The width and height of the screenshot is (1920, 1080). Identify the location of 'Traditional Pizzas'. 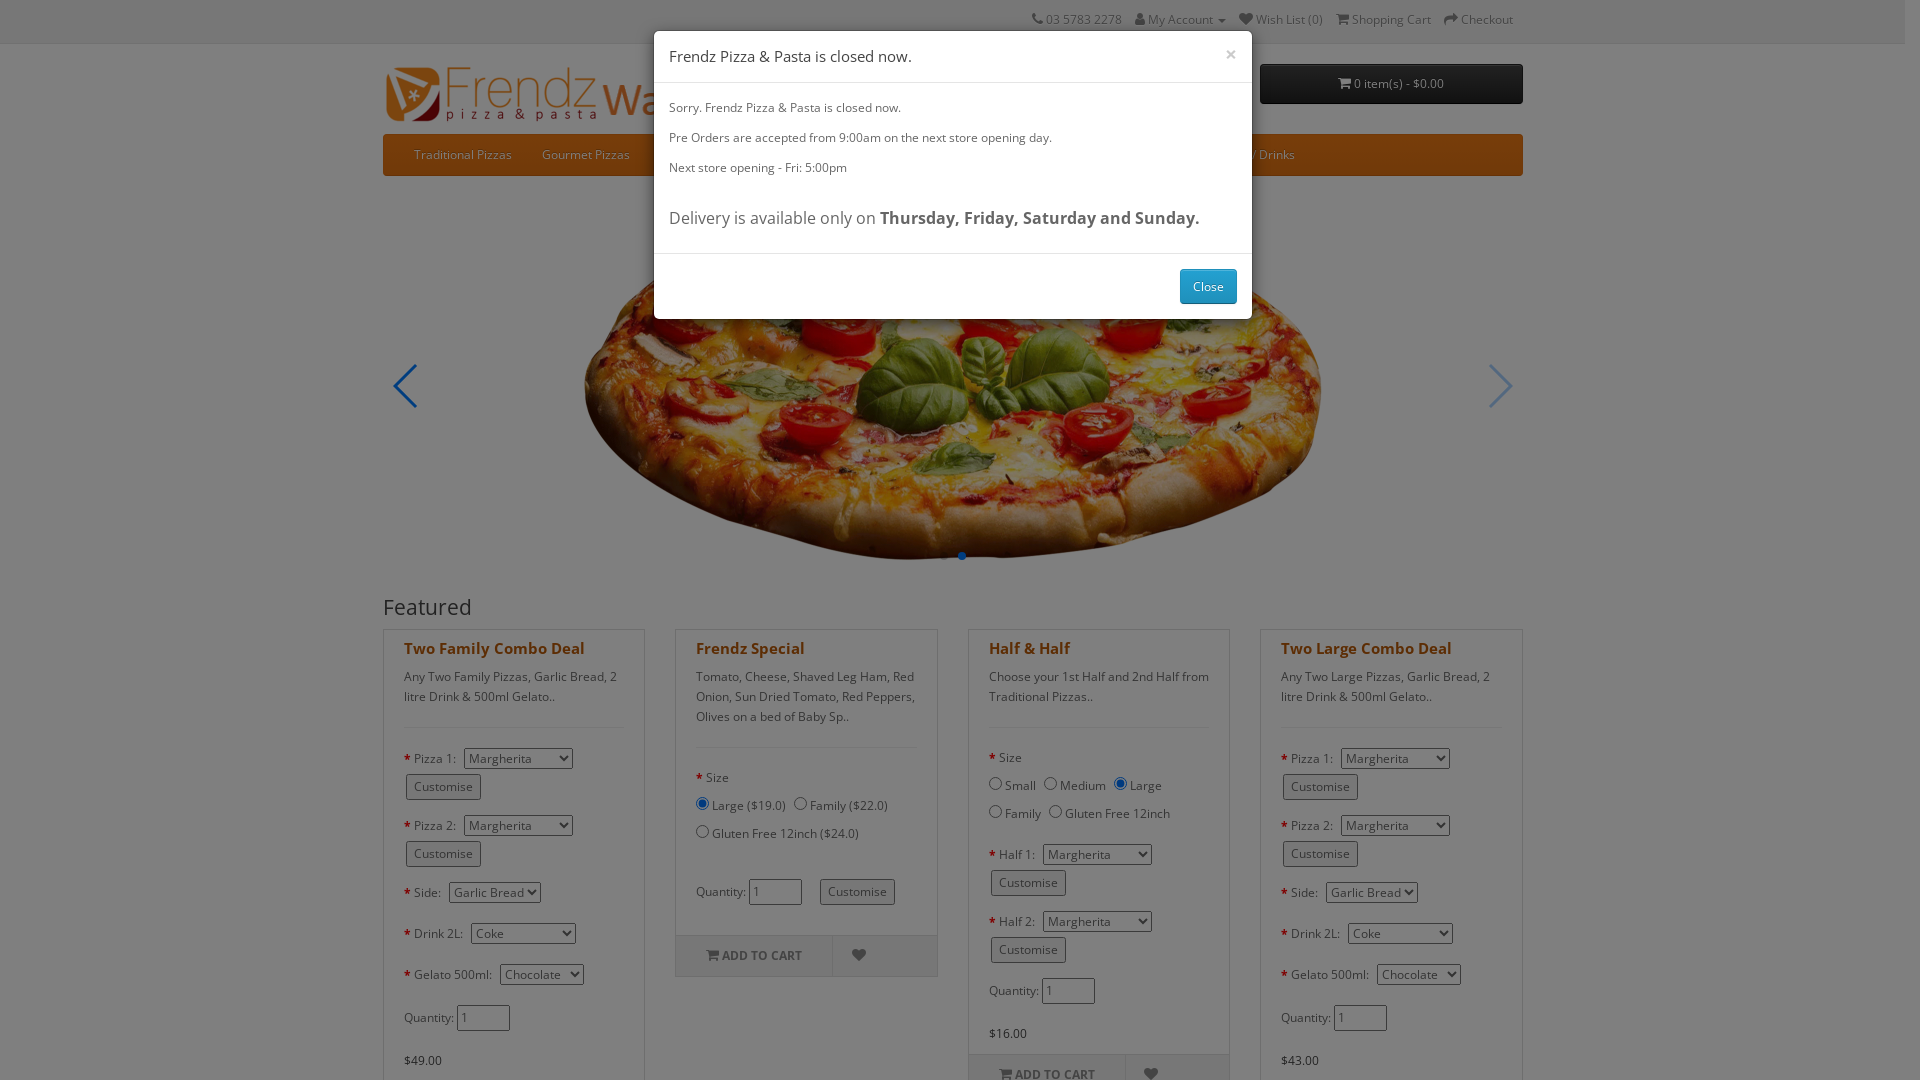
(460, 153).